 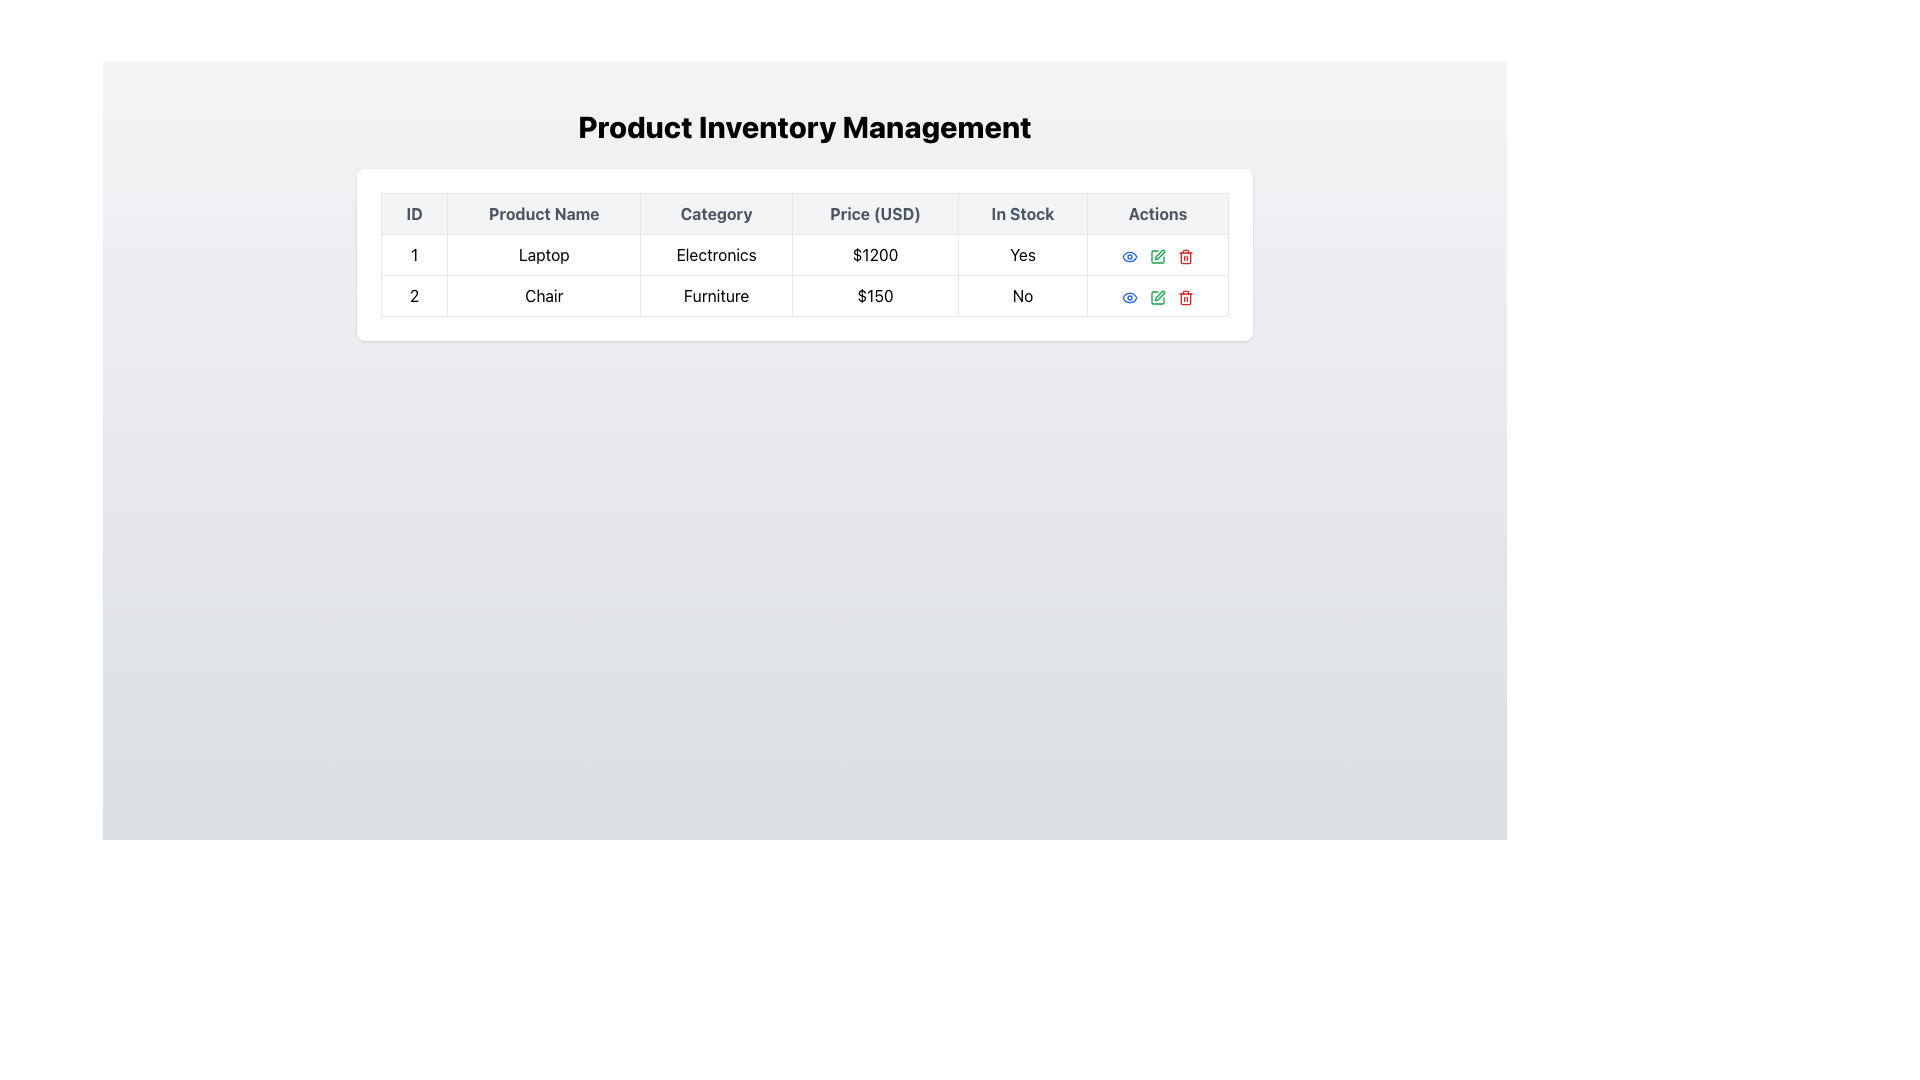 What do you see at coordinates (1185, 254) in the screenshot?
I see `the delete icon button located in the 'Actions' column for the second item ('Chair') in the inventory table` at bounding box center [1185, 254].